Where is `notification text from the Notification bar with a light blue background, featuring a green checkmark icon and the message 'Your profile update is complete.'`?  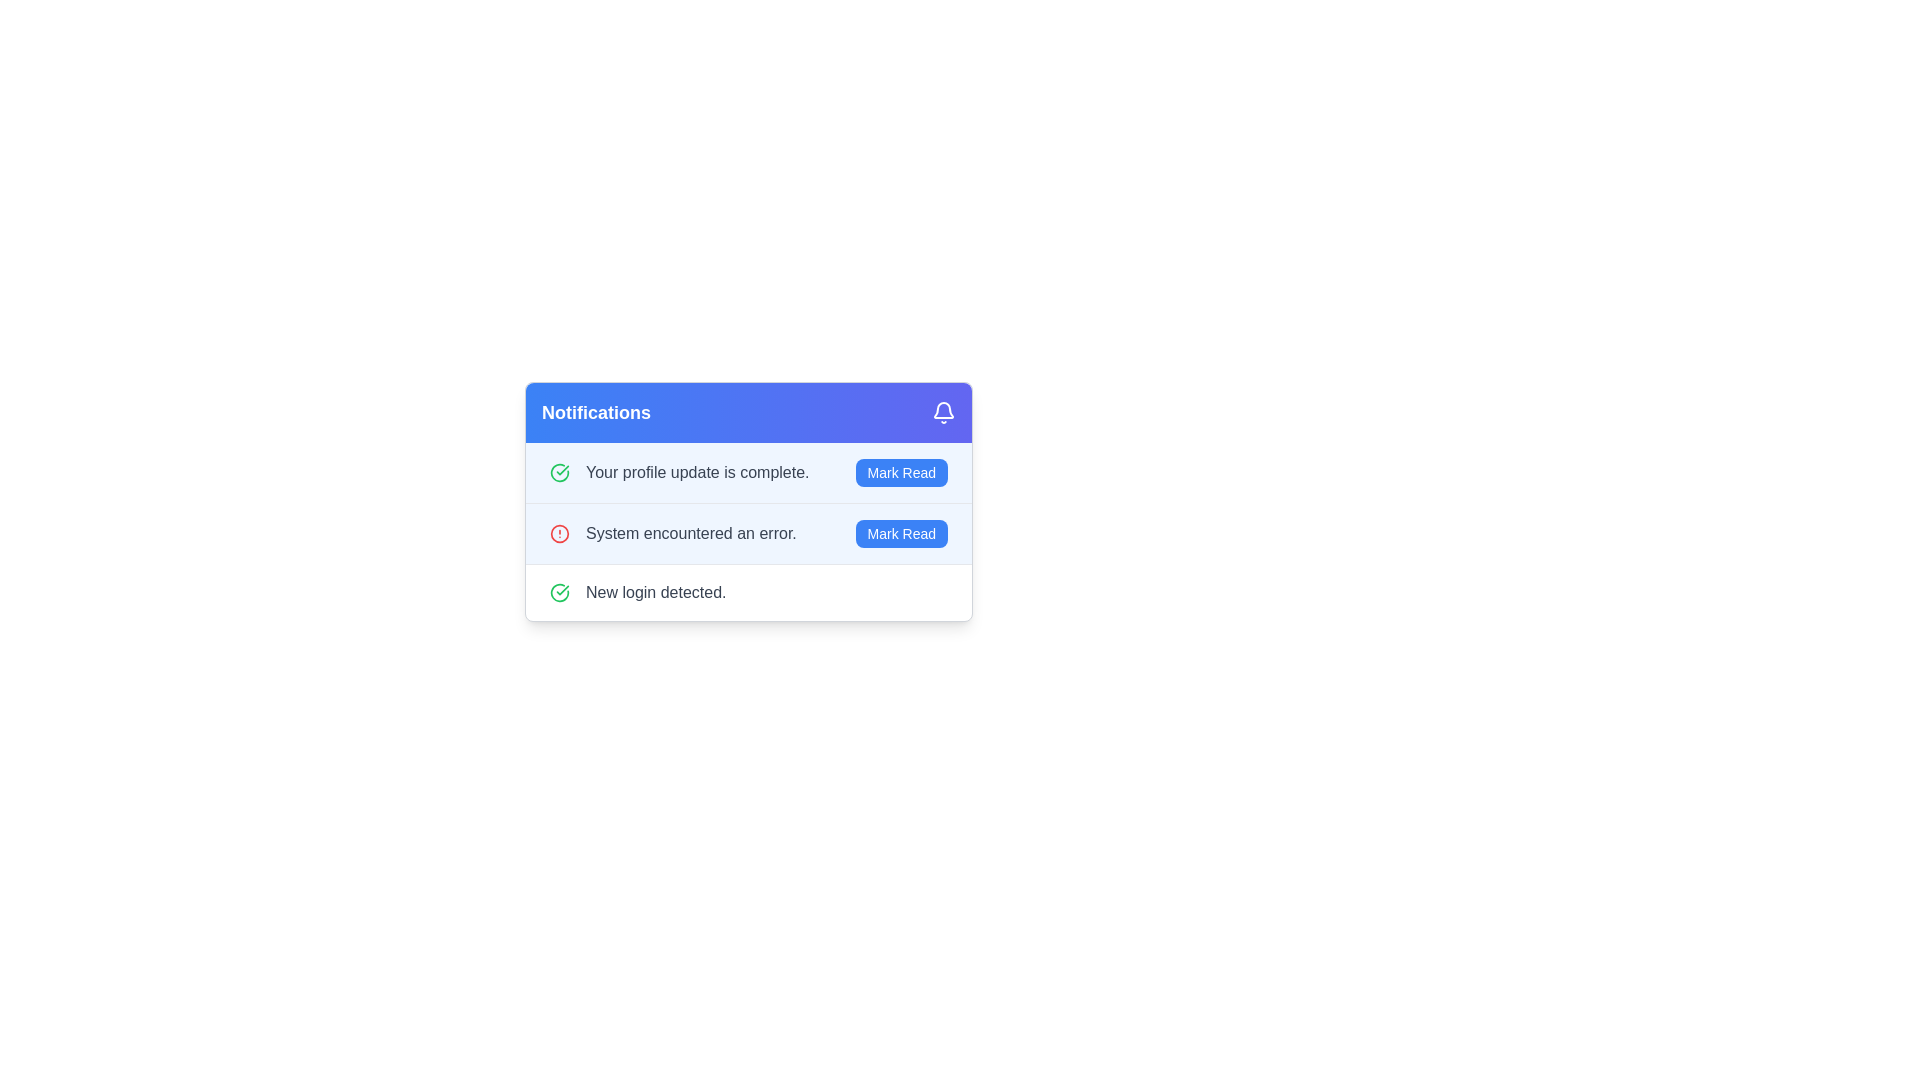 notification text from the Notification bar with a light blue background, featuring a green checkmark icon and the message 'Your profile update is complete.' is located at coordinates (747, 473).